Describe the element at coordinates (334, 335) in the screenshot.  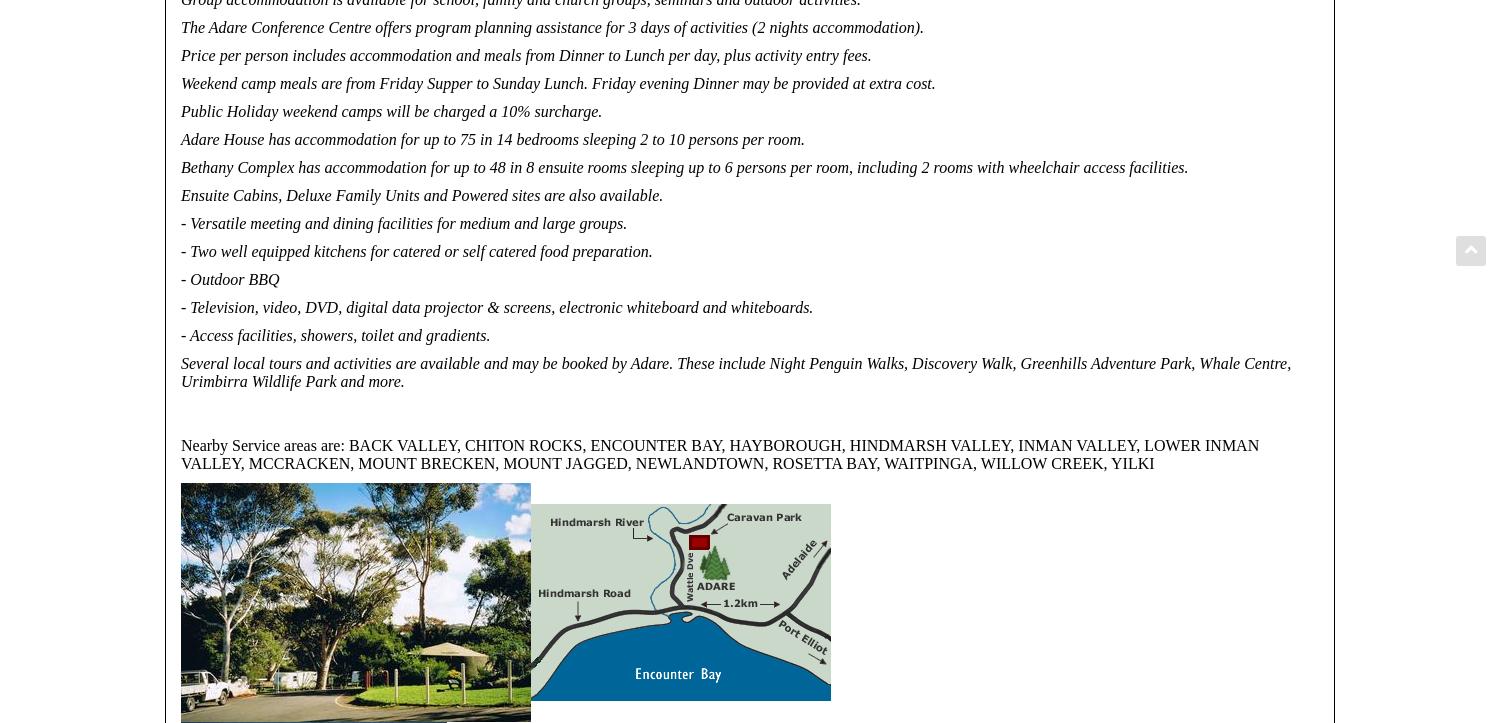
I see `'- Access facilities, showers, toilet and gradients.'` at that location.